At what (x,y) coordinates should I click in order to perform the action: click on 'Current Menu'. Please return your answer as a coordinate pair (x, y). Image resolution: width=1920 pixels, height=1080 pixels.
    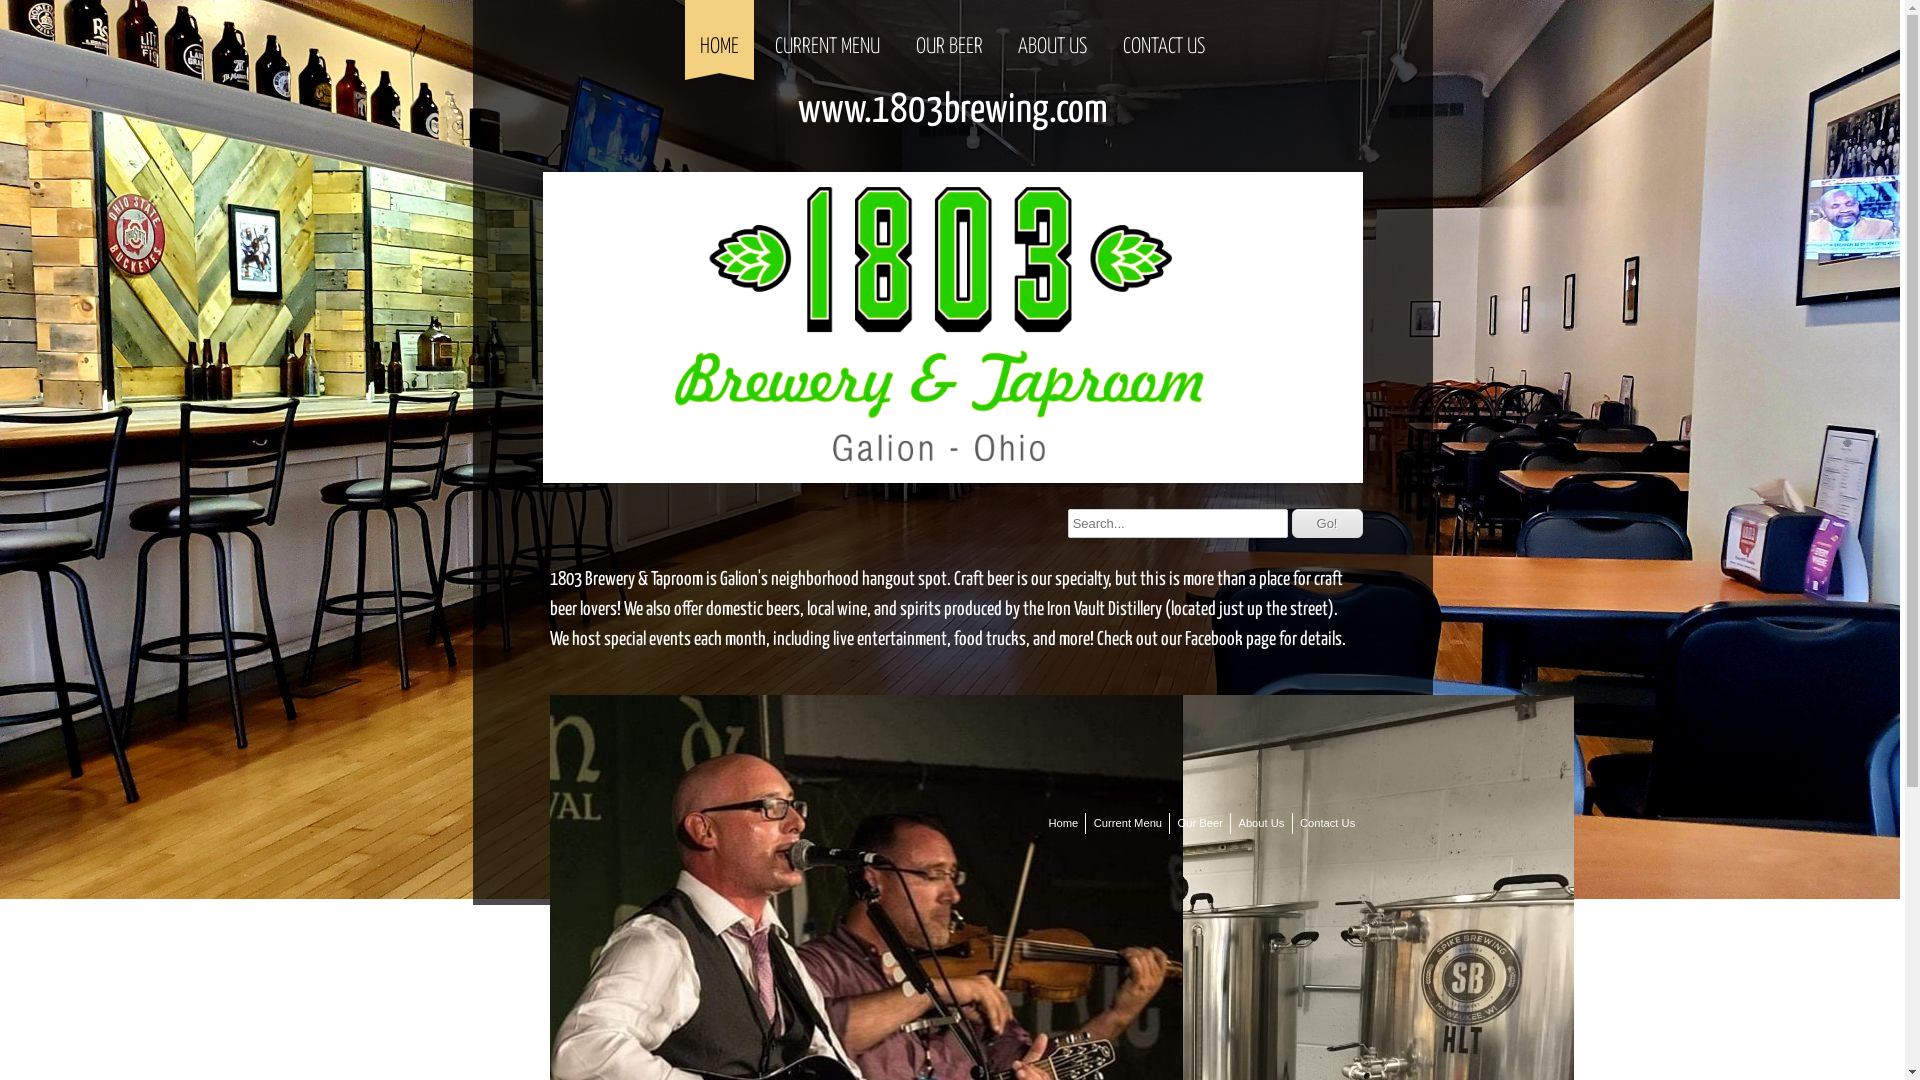
    Looking at the image, I should click on (1088, 823).